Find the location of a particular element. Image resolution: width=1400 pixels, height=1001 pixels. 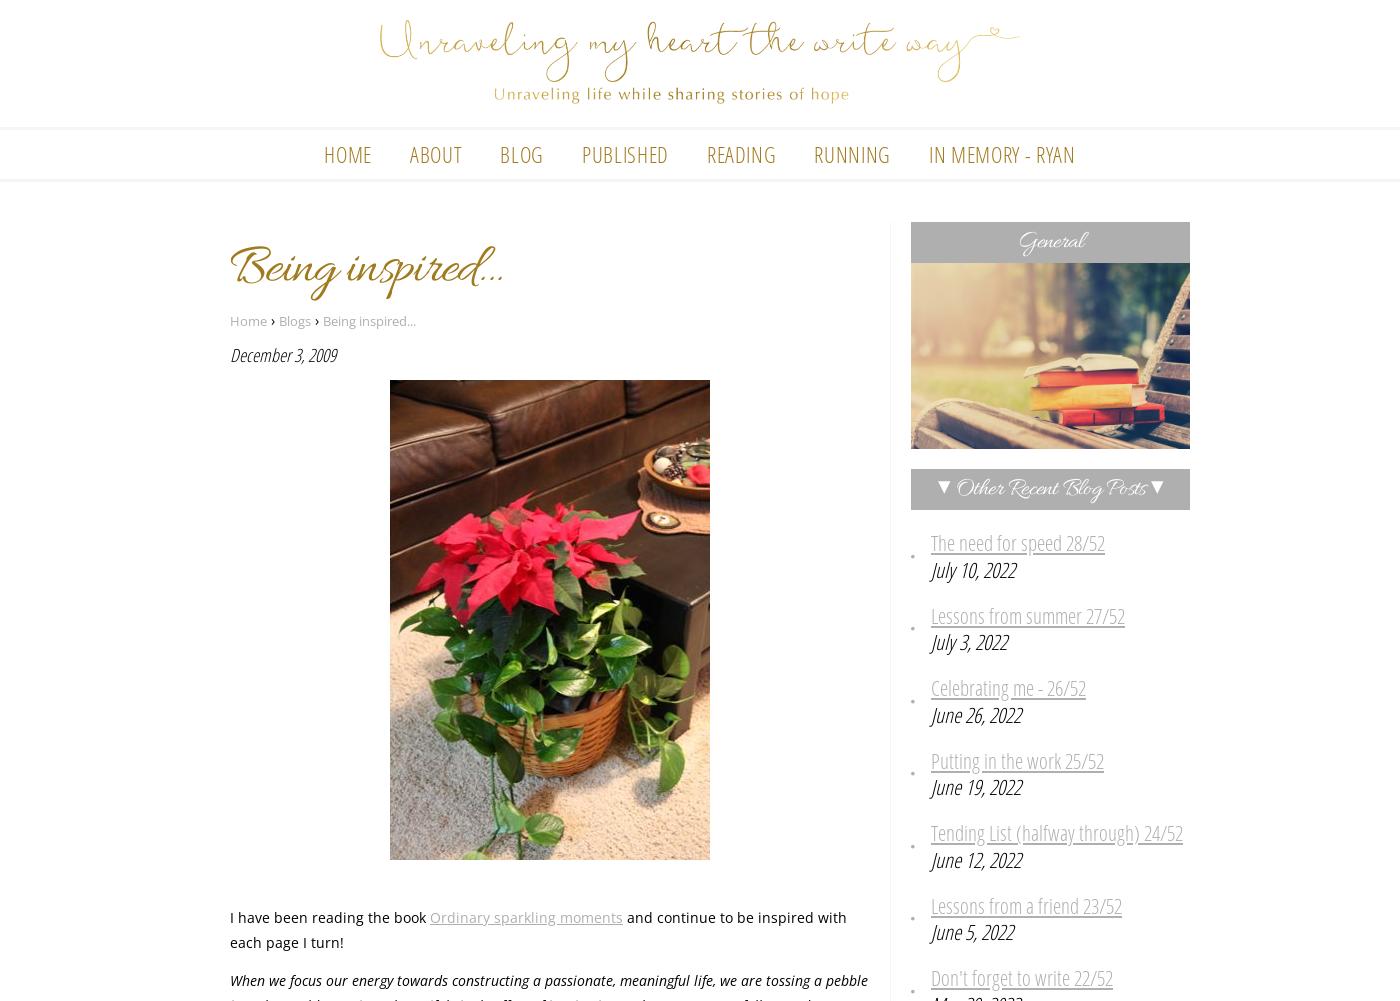

'Reading' is located at coordinates (741, 153).